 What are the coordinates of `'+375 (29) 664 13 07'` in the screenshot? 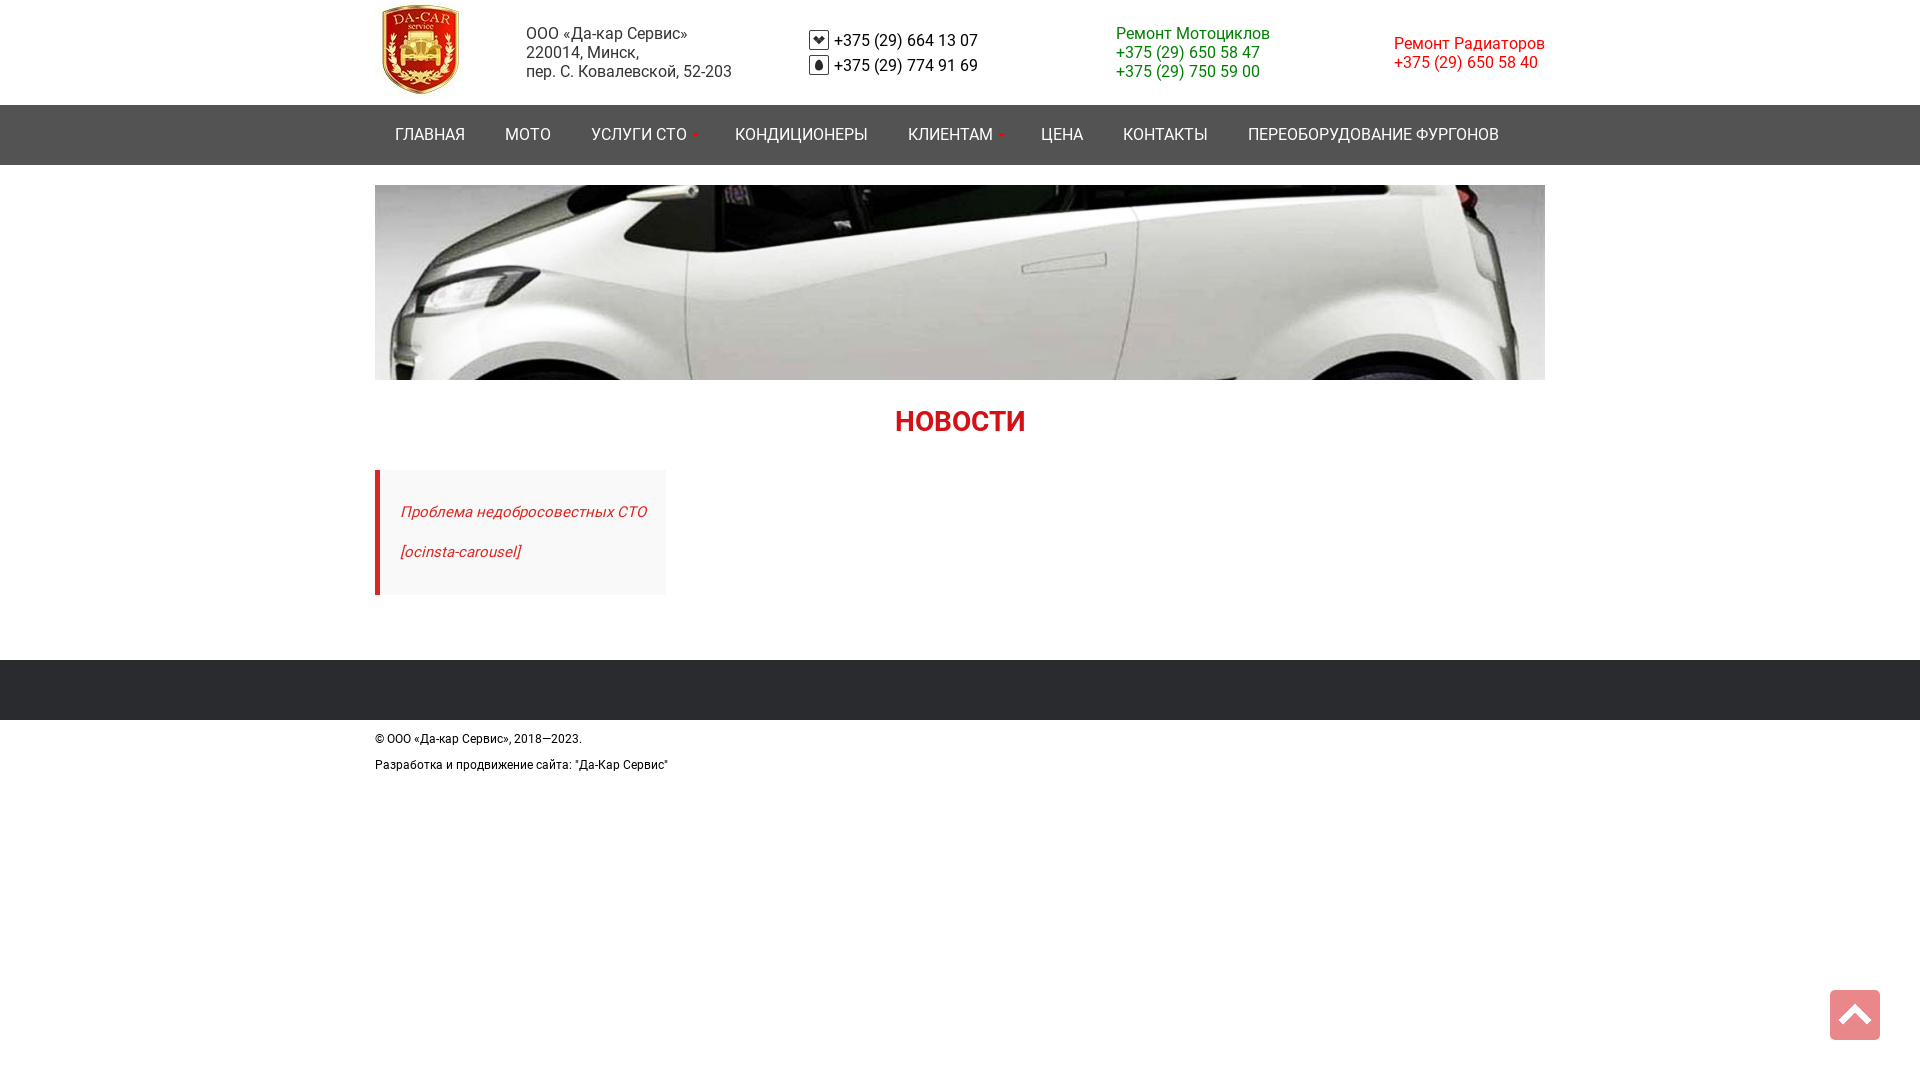 It's located at (905, 39).